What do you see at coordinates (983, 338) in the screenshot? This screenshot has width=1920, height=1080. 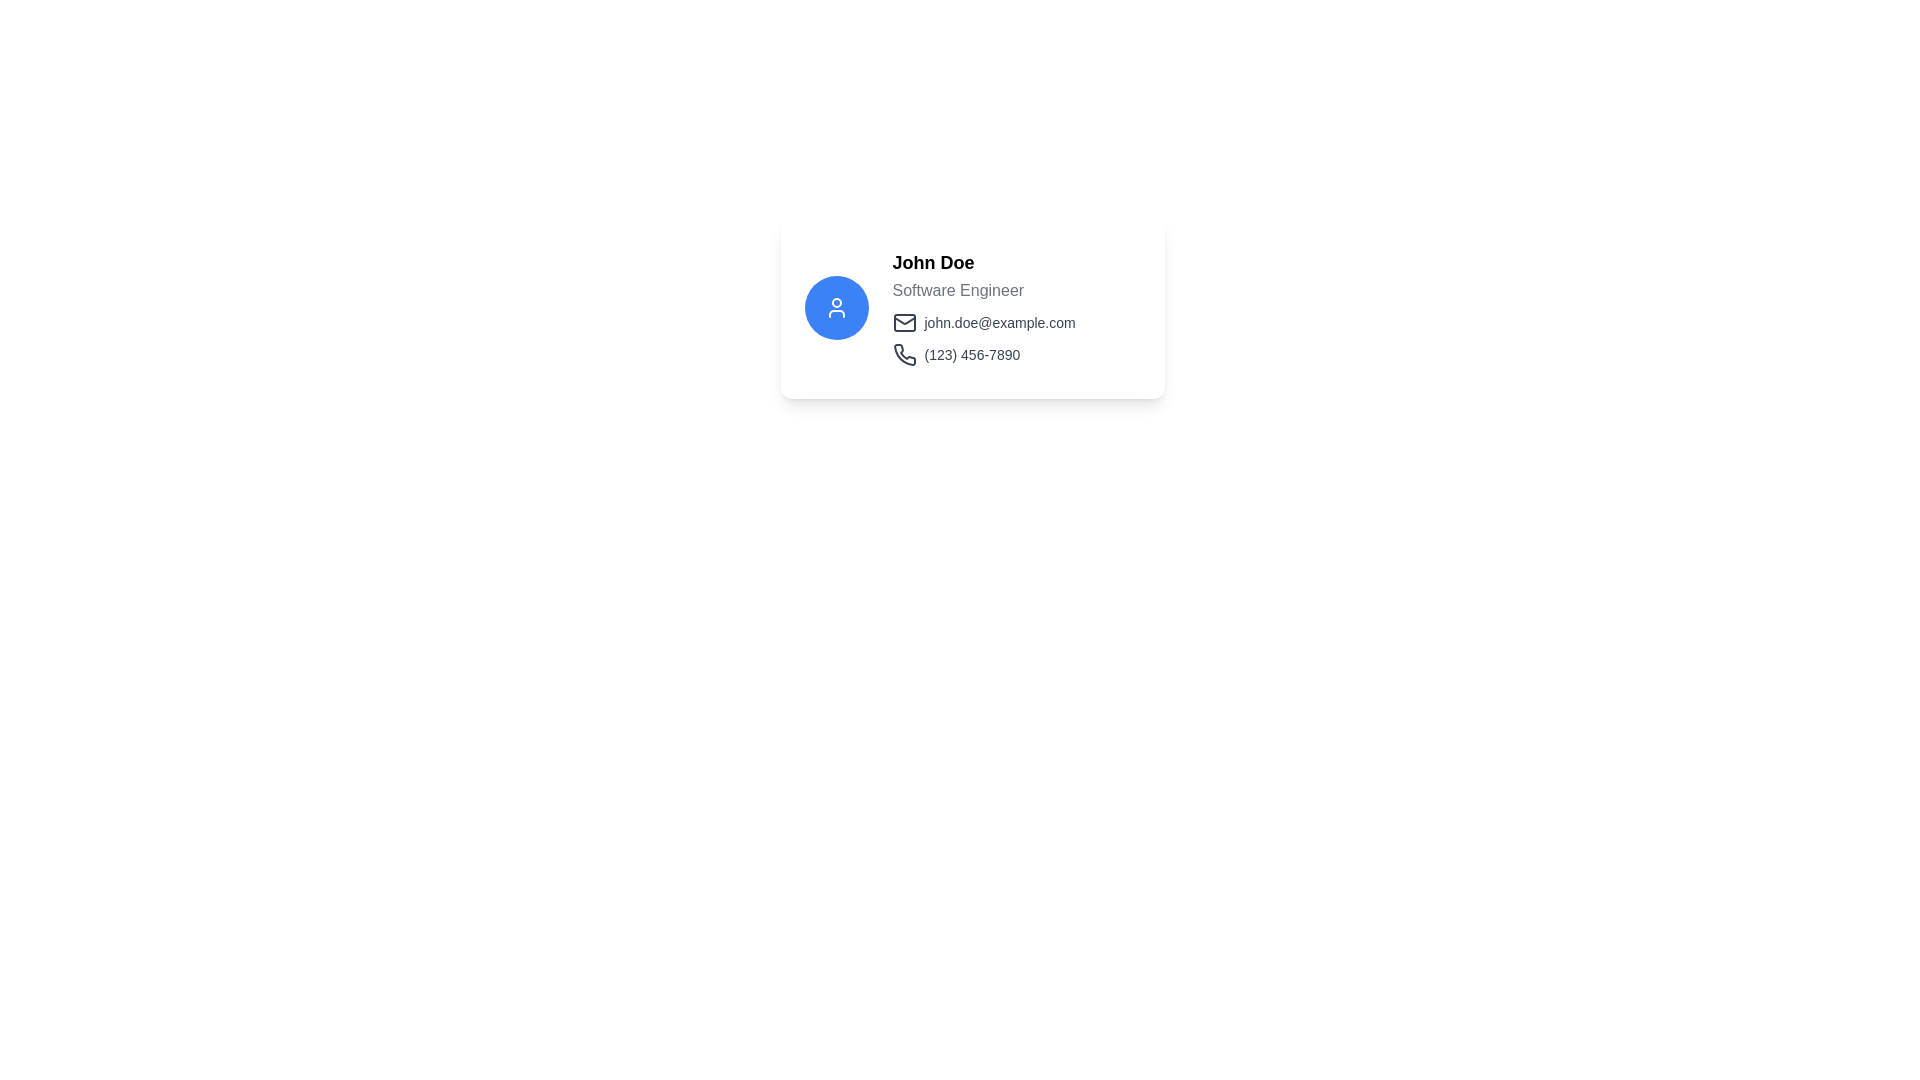 I see `the phone number '(123) 456-7890' within the contact information block` at bounding box center [983, 338].